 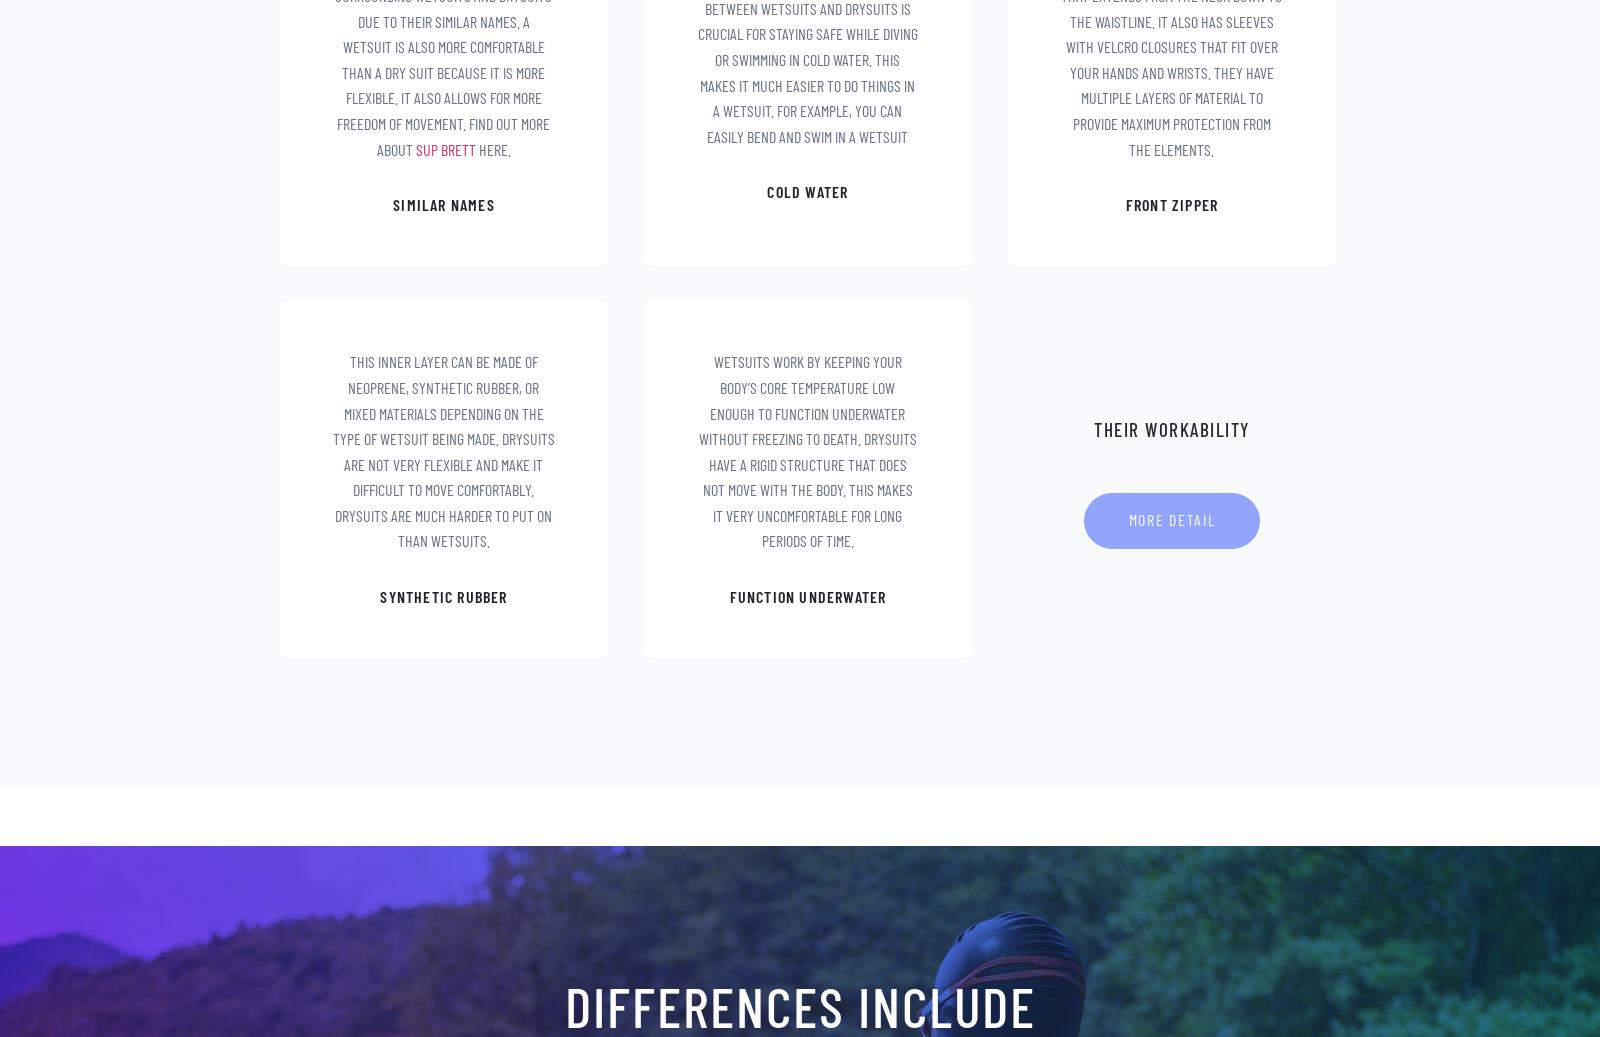 I want to click on 'sup brett', so click(x=414, y=147).